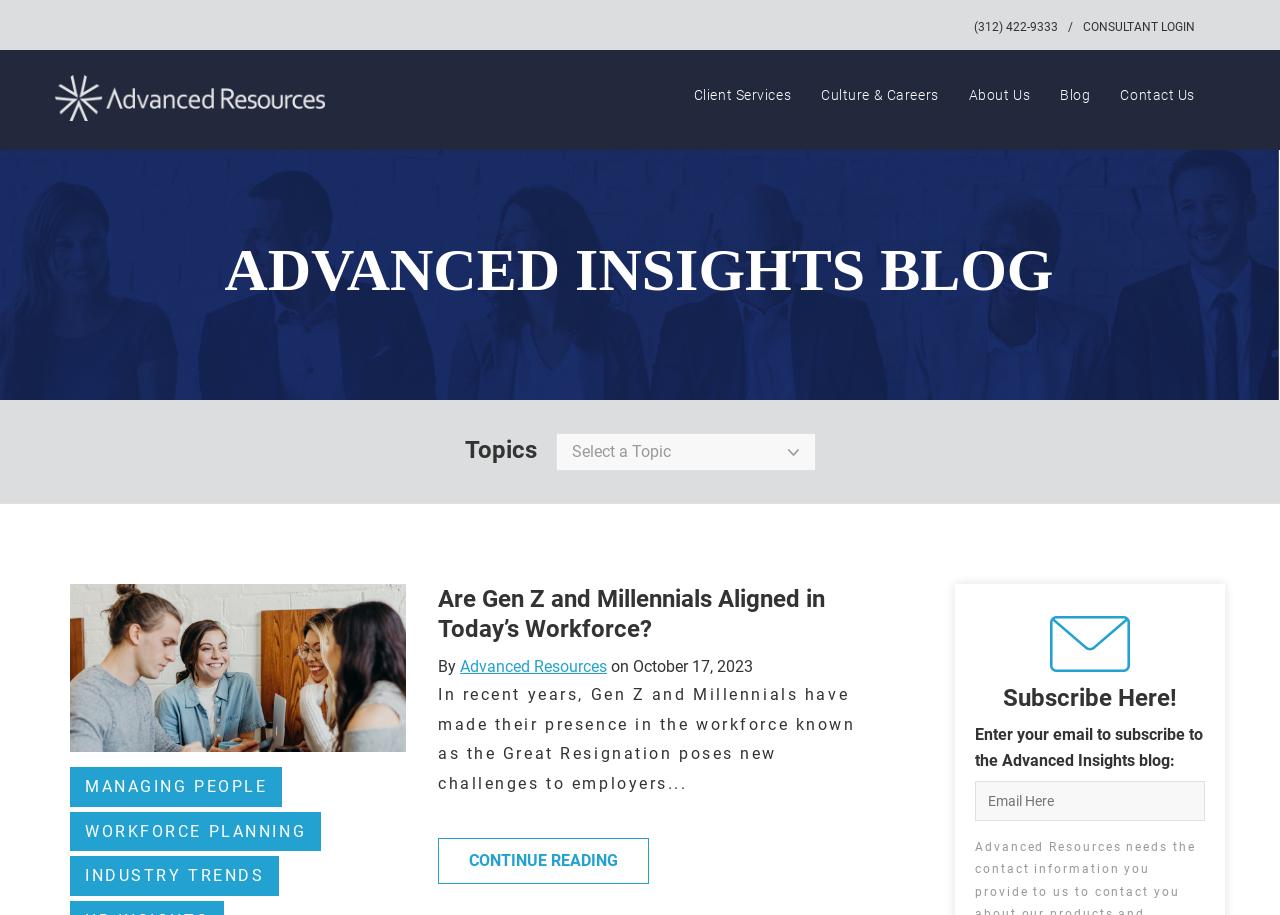  Describe the element at coordinates (637, 269) in the screenshot. I see `'ADVANCED INSIGHTS BLOG'` at that location.